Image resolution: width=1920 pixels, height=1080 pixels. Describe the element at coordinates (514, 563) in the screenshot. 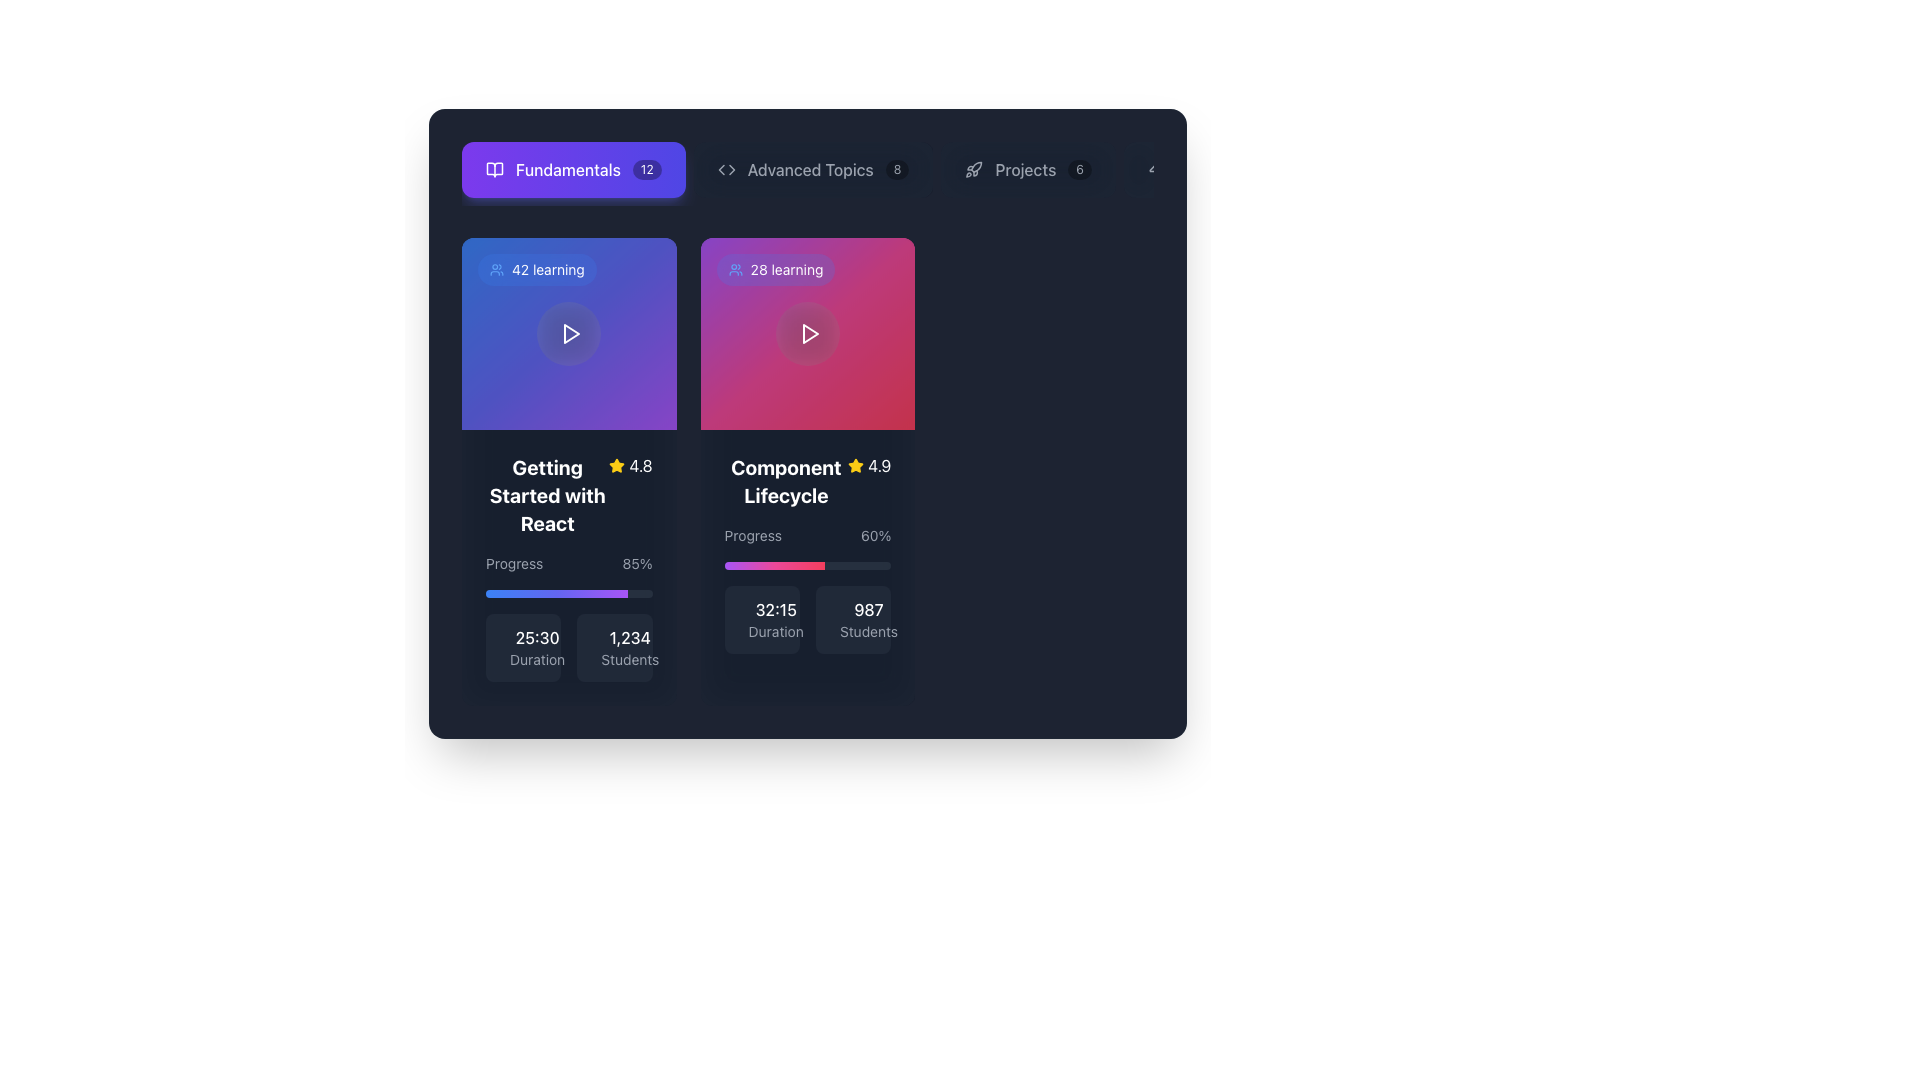

I see `the text label displaying 'Progress' in light gray color, which is positioned to the left of the percentage value '85%' in the lower part of a card for the course 'Getting Started with React'` at that location.